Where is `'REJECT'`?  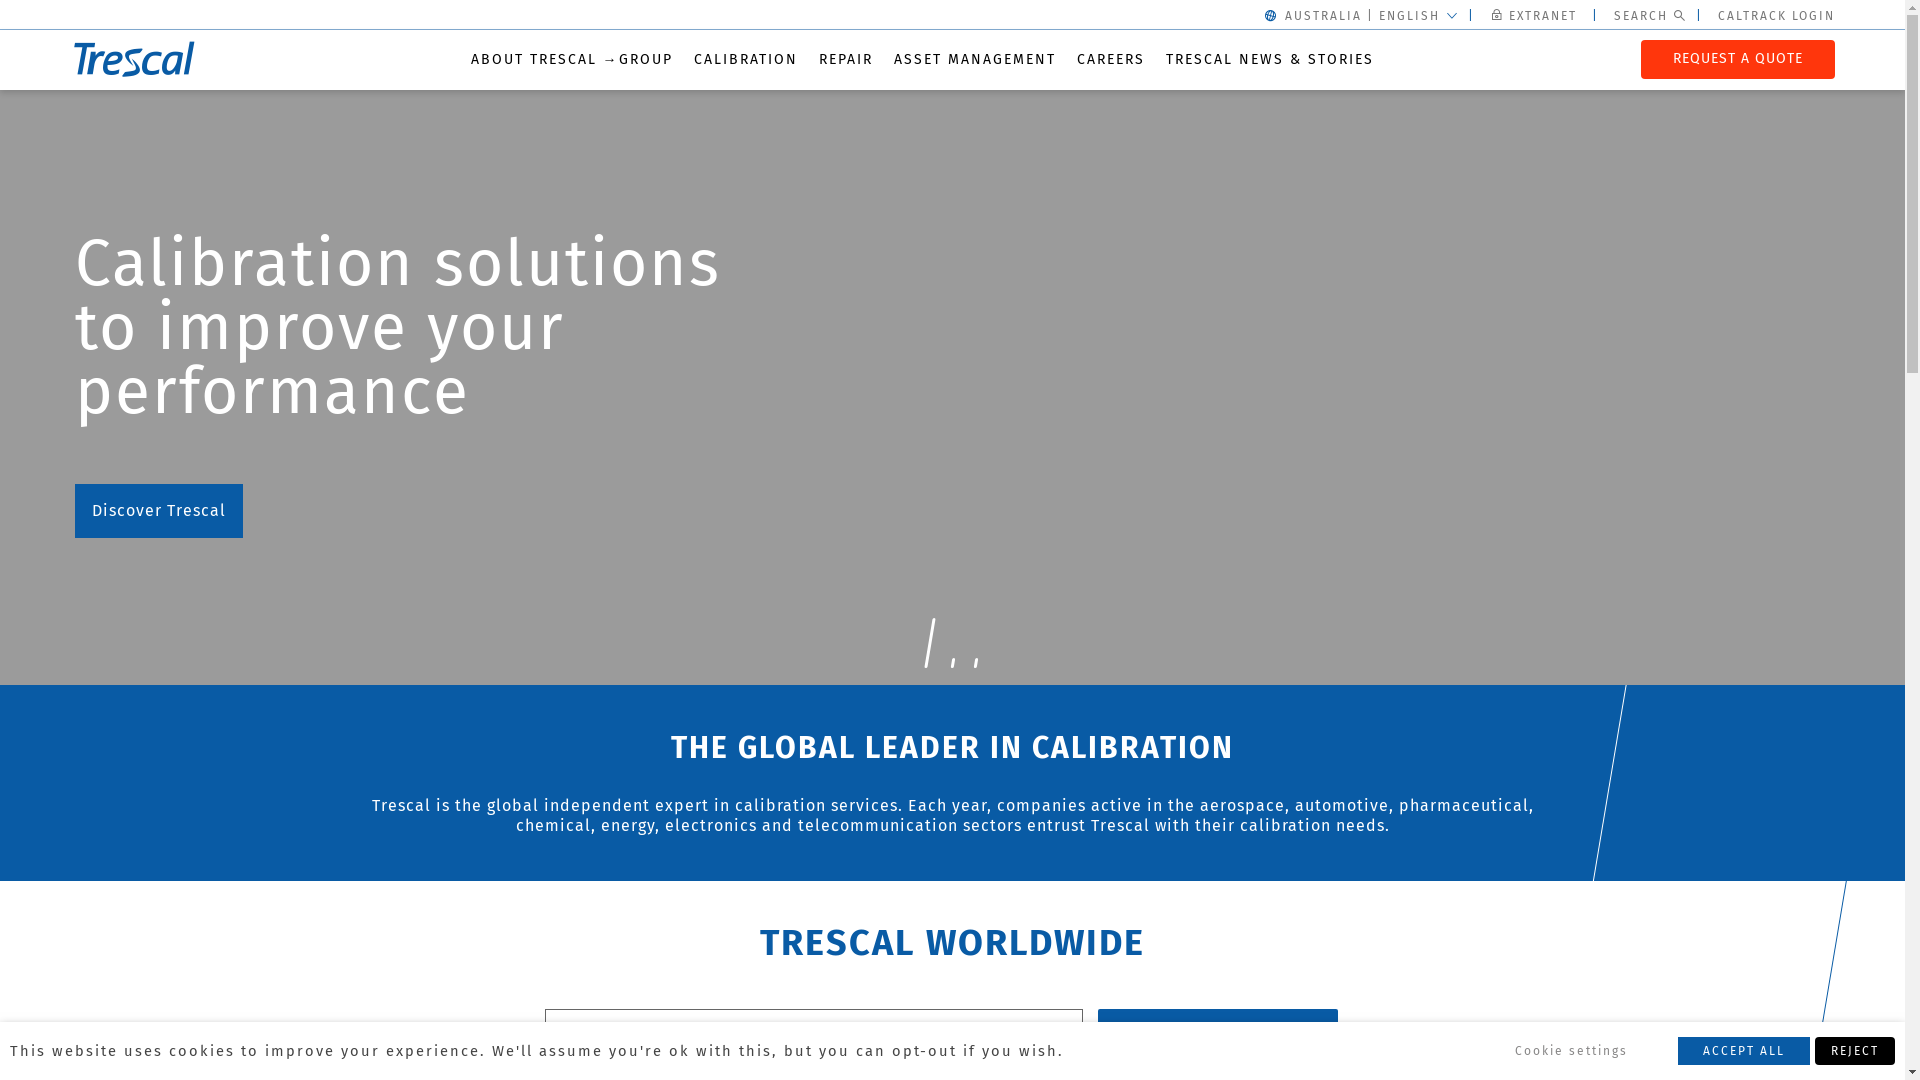 'REJECT' is located at coordinates (1814, 1049).